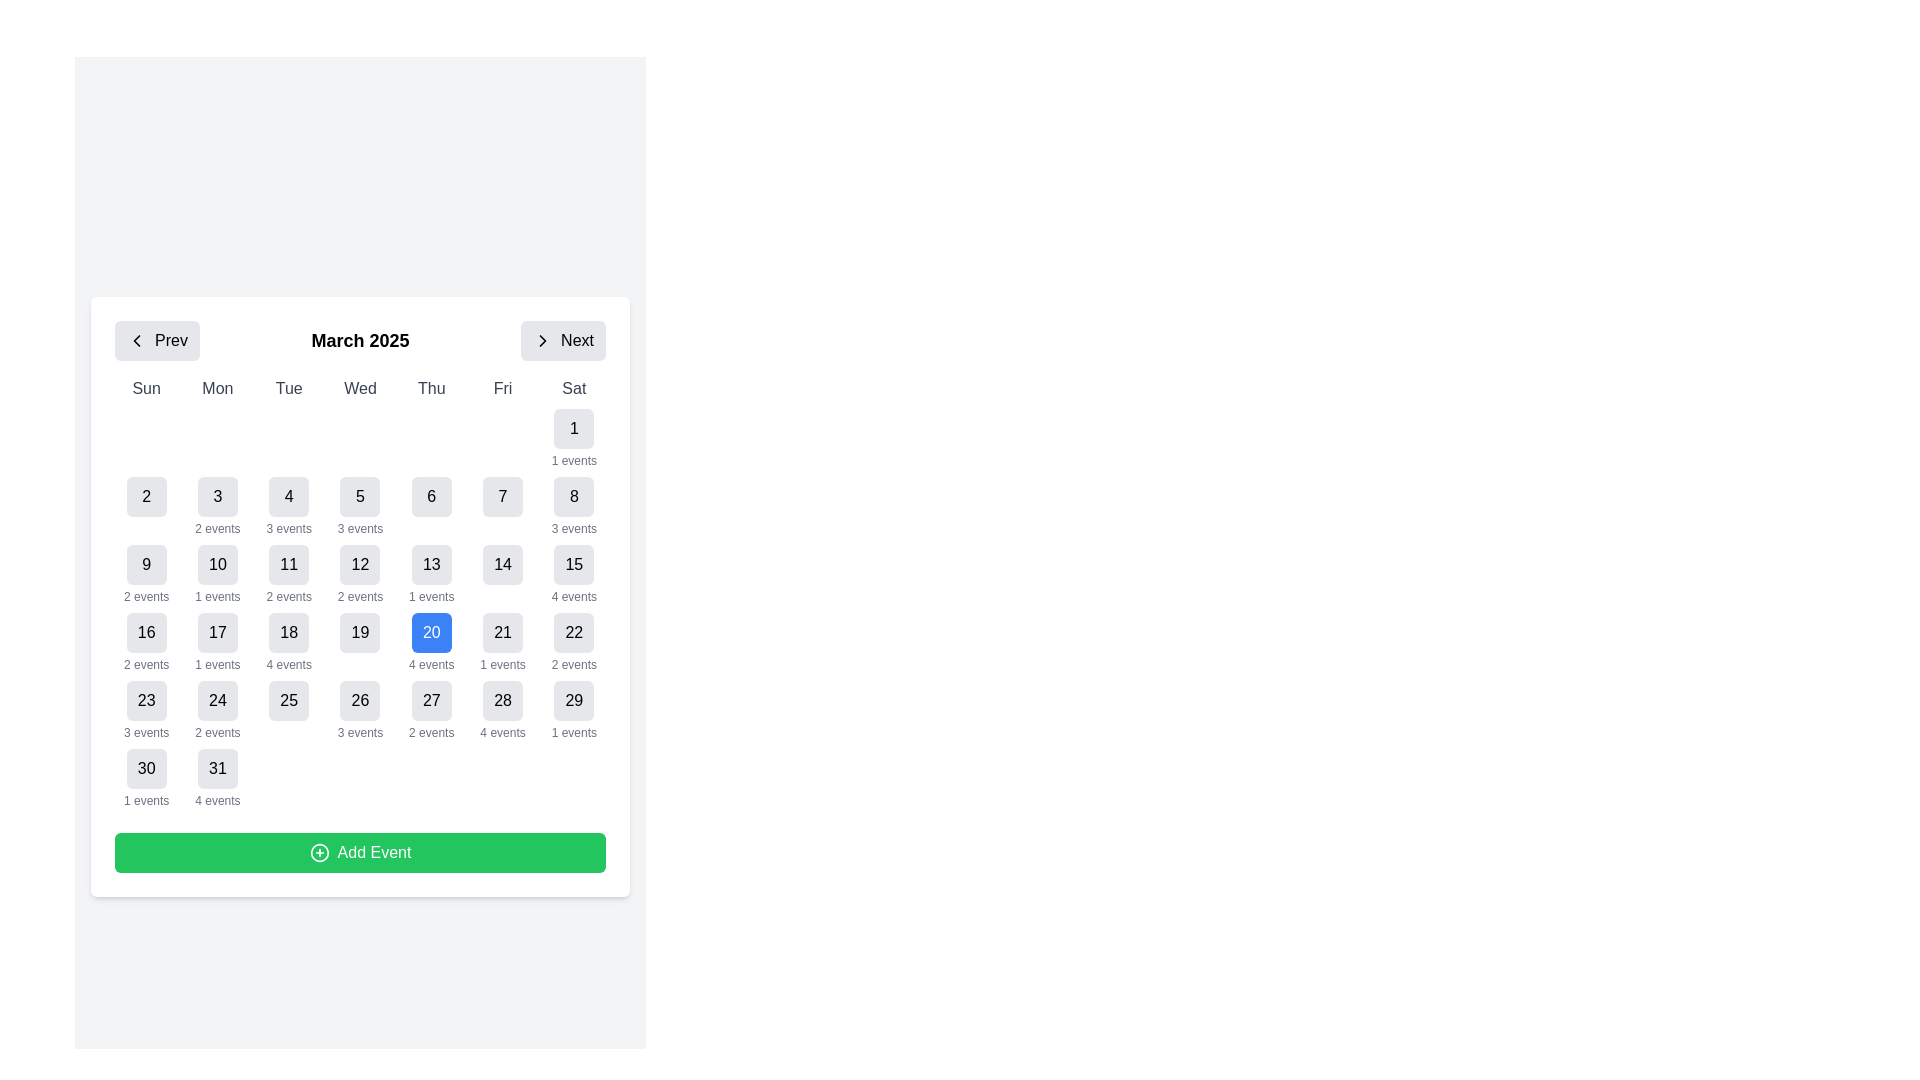  Describe the element at coordinates (288, 438) in the screenshot. I see `the third cell in the top row of the calendar grid, located beneath 'Tue', which represents Tuesday` at that location.